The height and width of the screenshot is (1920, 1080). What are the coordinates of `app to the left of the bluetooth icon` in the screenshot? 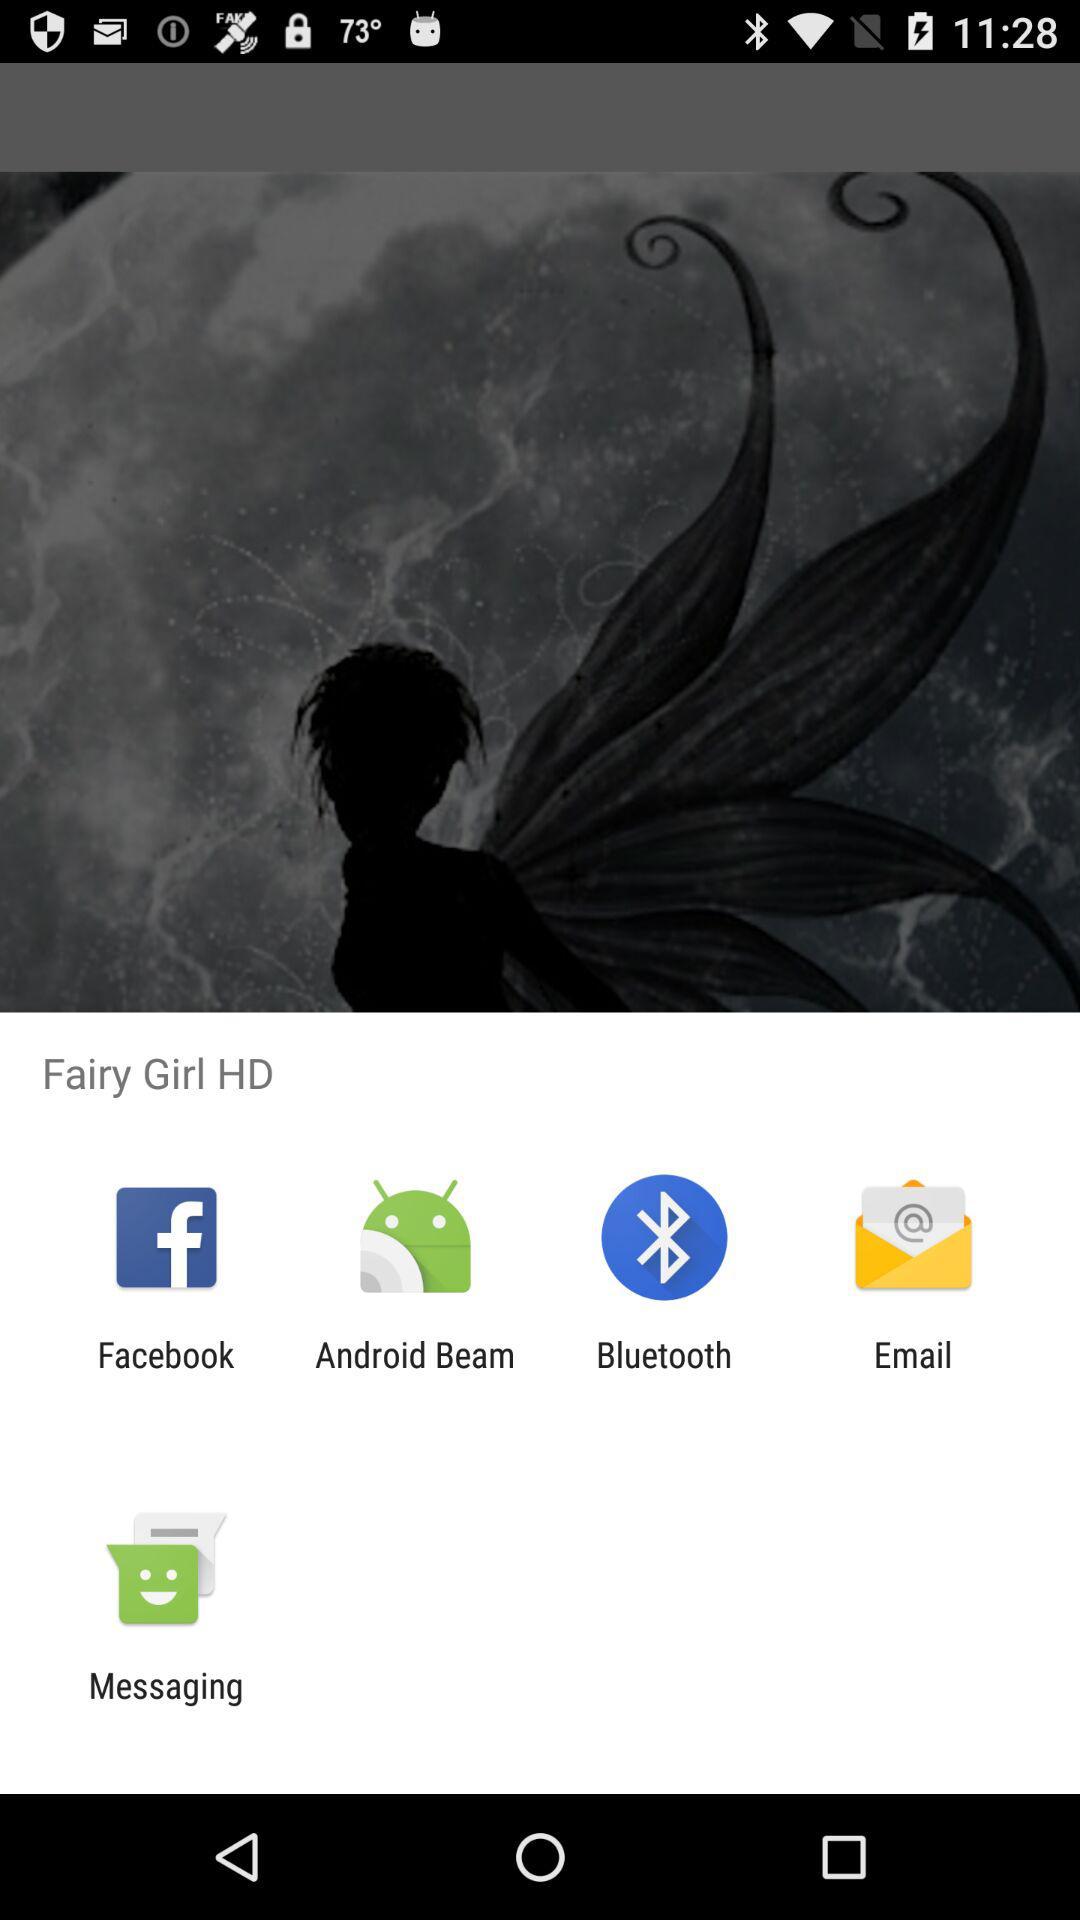 It's located at (414, 1374).